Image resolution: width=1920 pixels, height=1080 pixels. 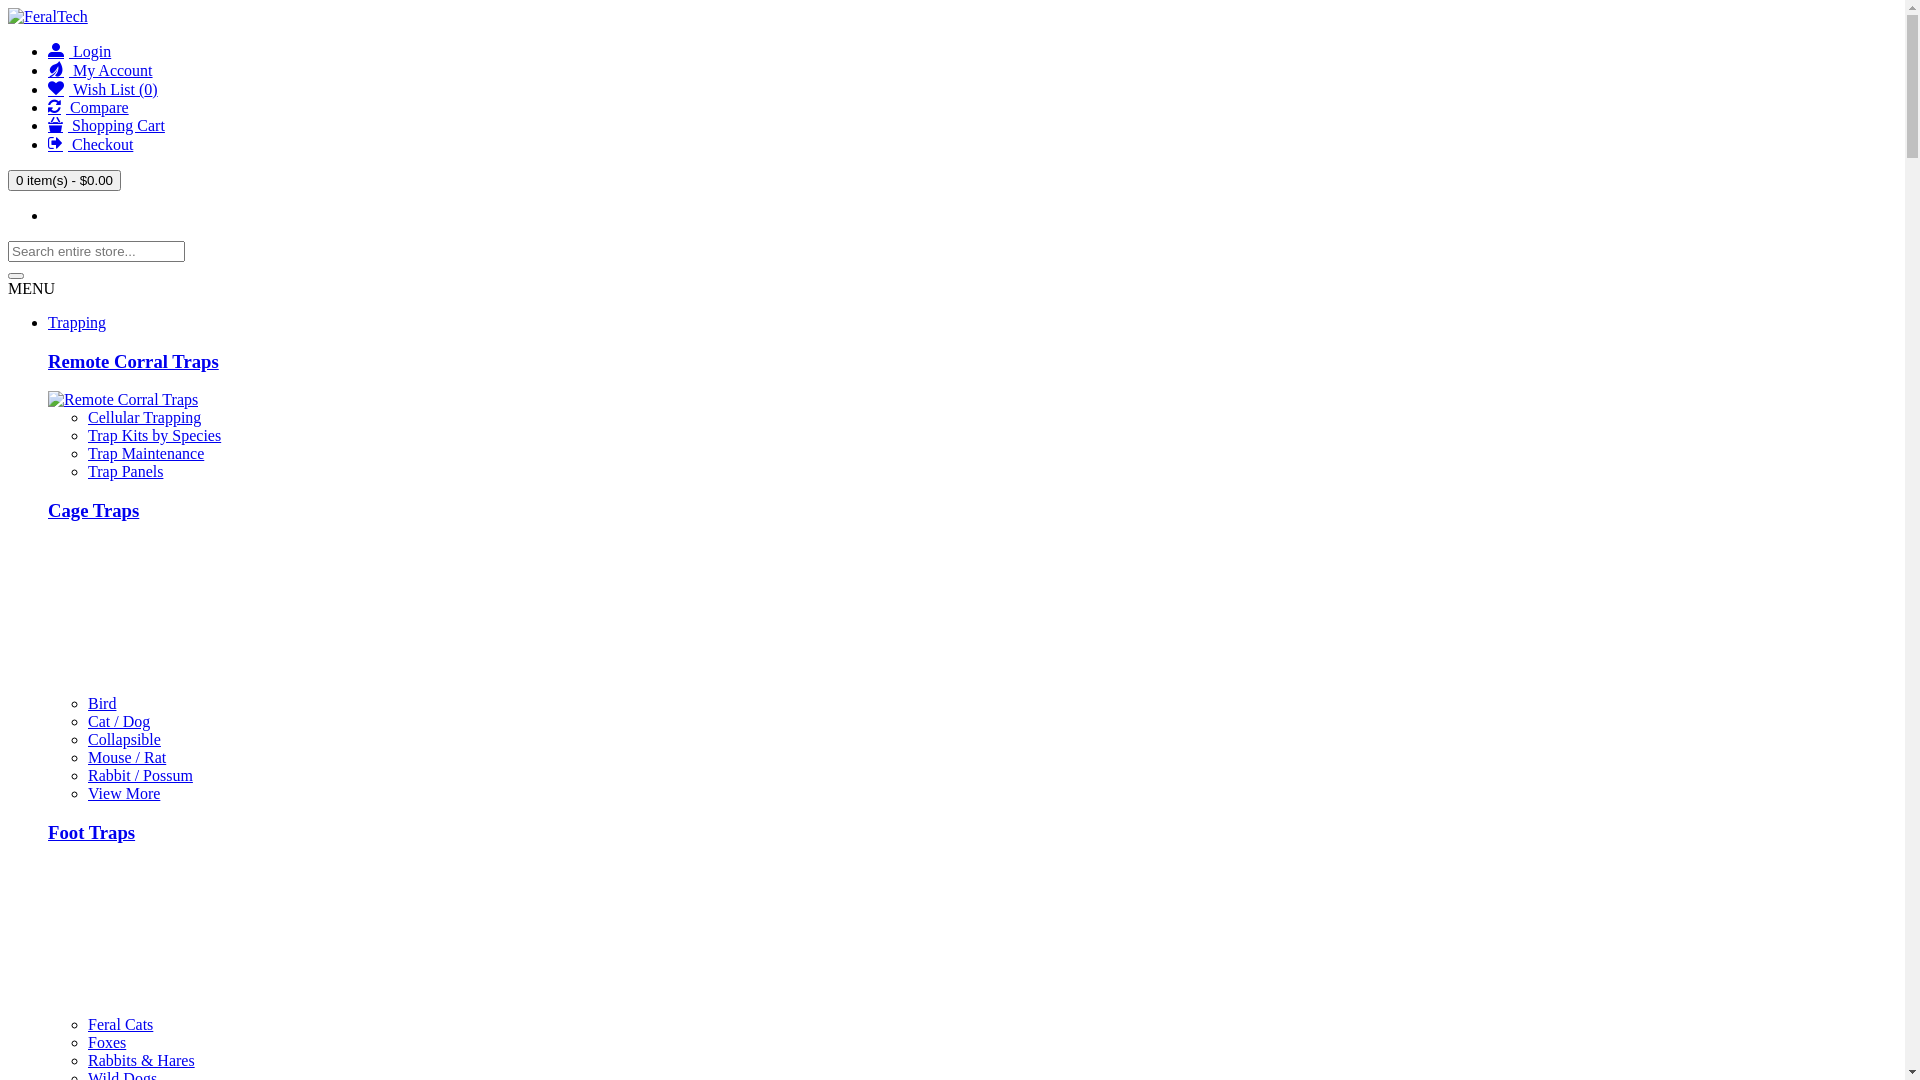 What do you see at coordinates (123, 792) in the screenshot?
I see `'View More'` at bounding box center [123, 792].